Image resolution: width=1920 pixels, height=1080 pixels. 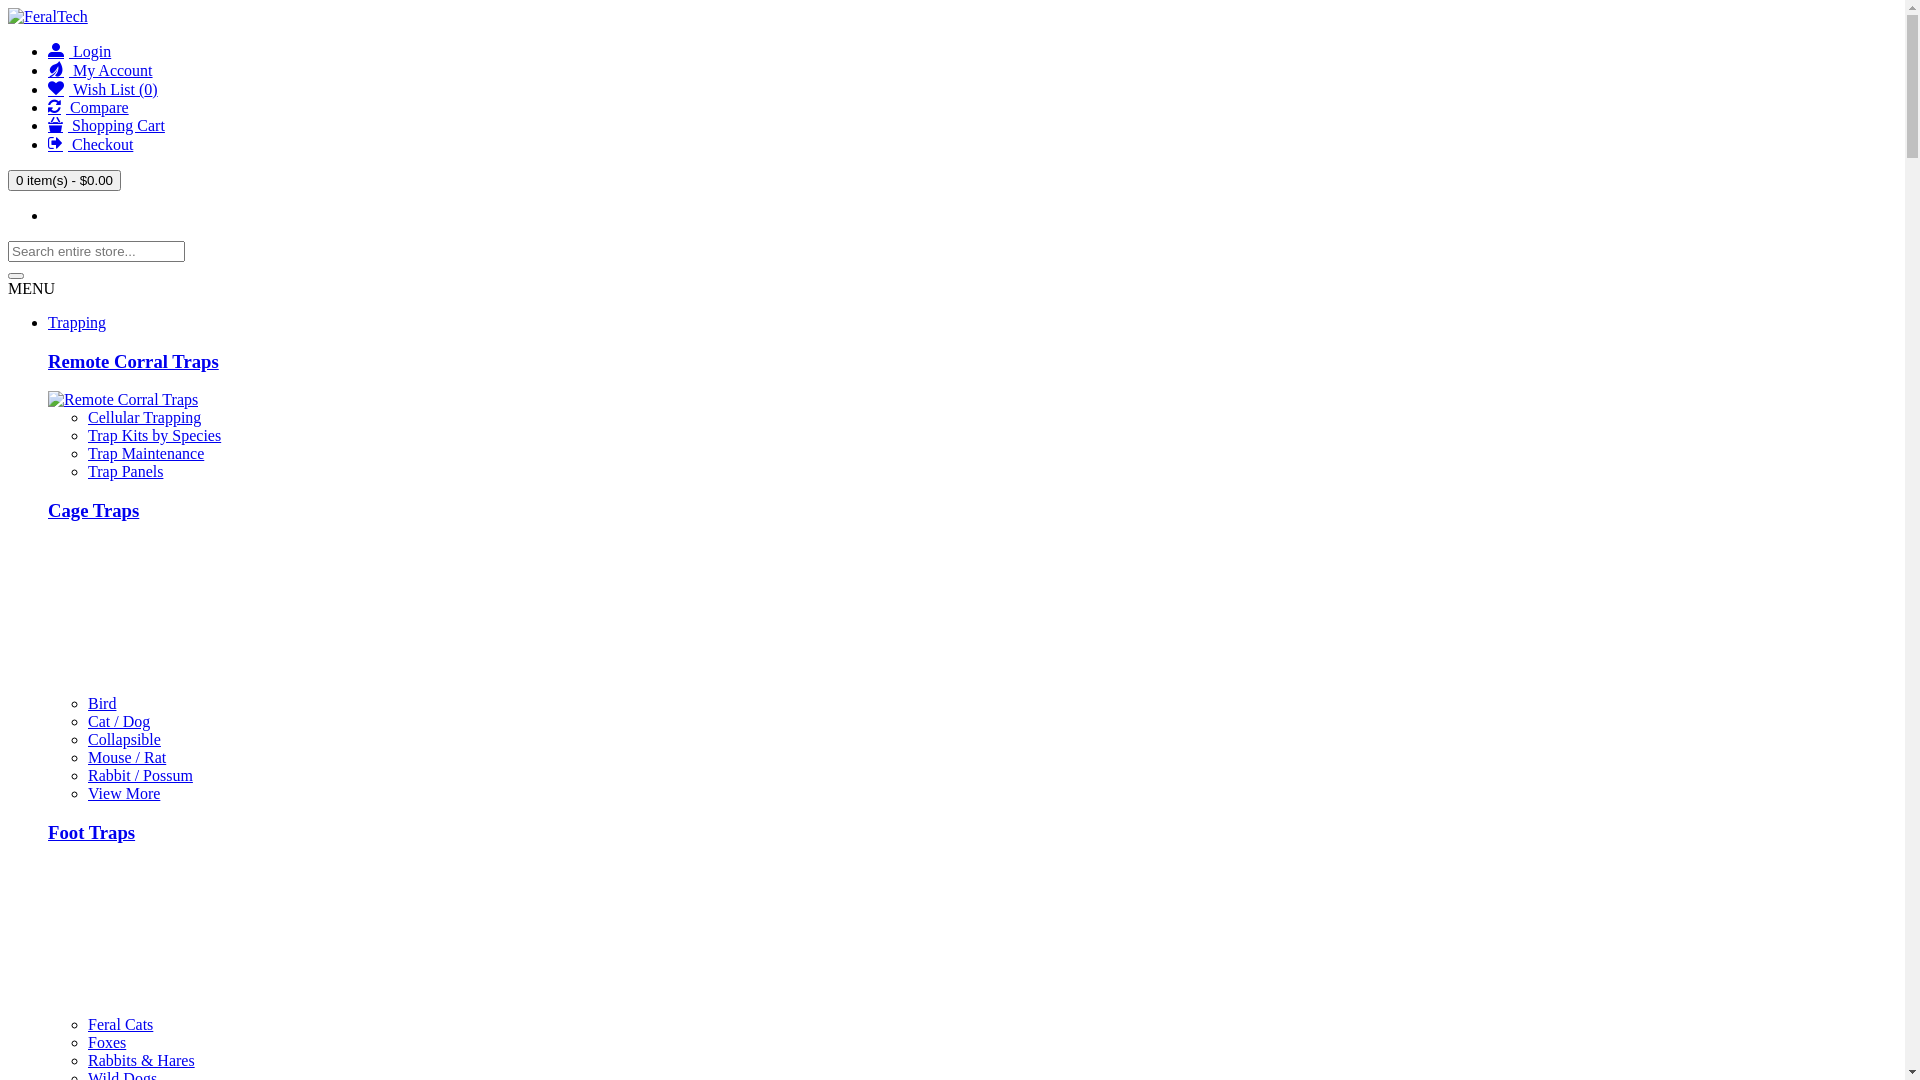 What do you see at coordinates (123, 792) in the screenshot?
I see `'View More'` at bounding box center [123, 792].